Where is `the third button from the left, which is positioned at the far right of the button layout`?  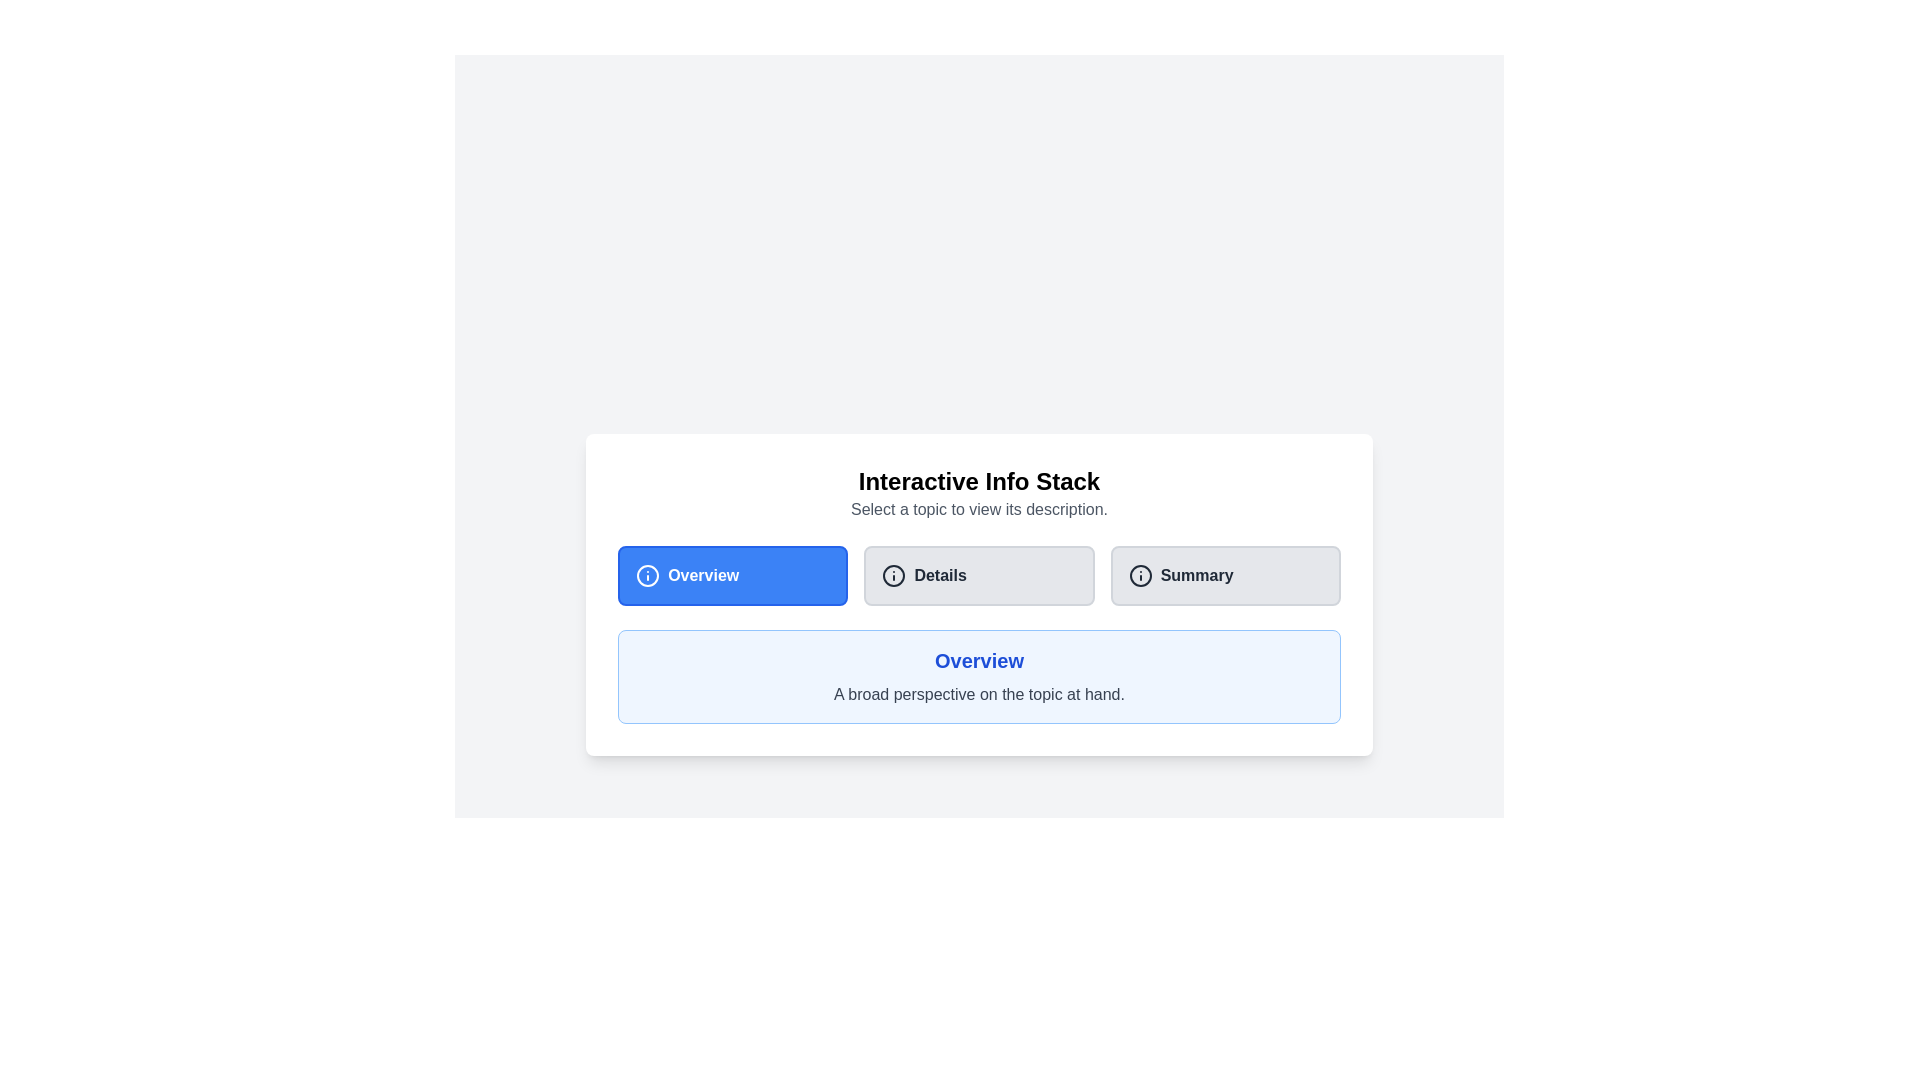 the third button from the left, which is positioned at the far right of the button layout is located at coordinates (1224, 575).